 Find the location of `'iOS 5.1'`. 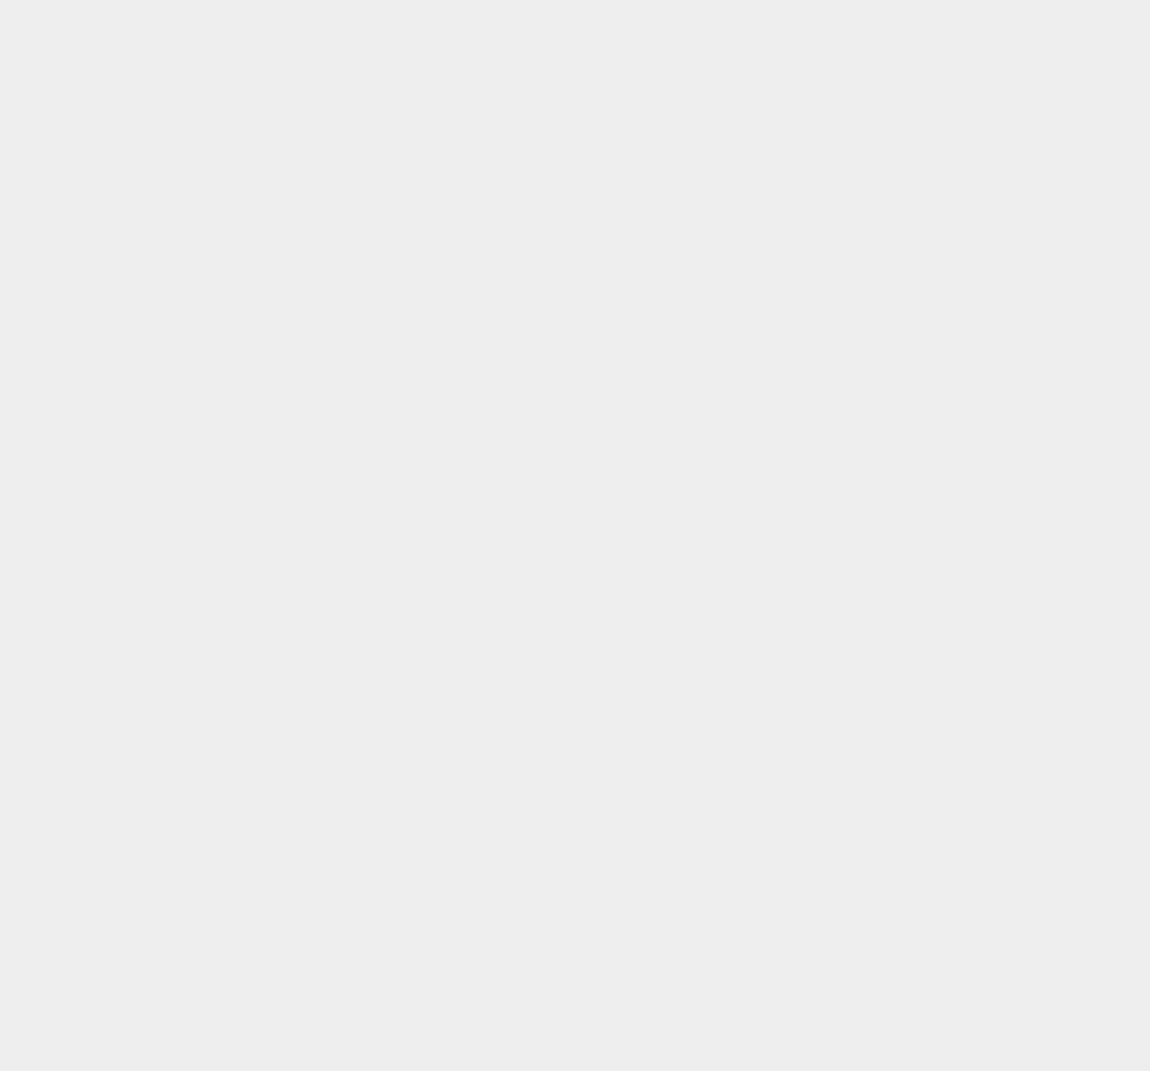

'iOS 5.1' is located at coordinates (834, 882).